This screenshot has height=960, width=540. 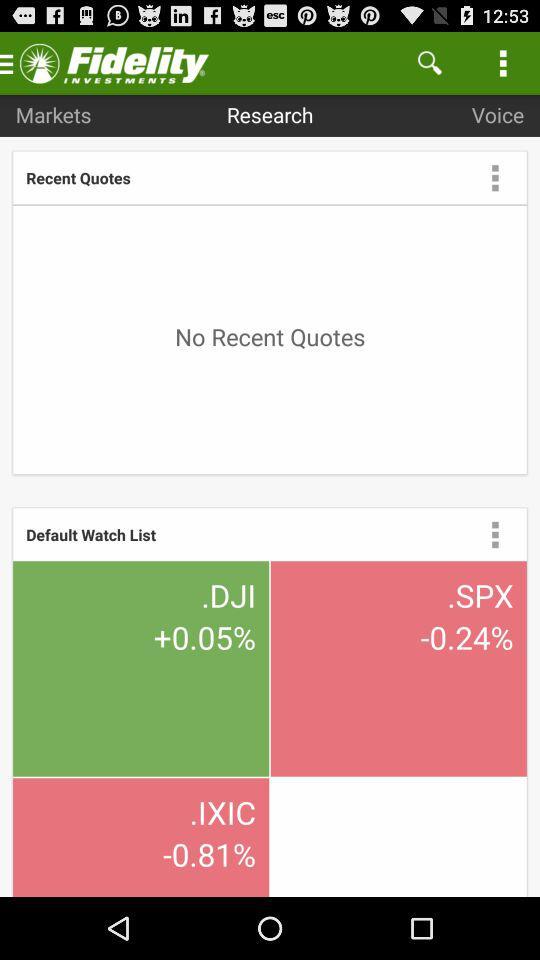 What do you see at coordinates (502, 62) in the screenshot?
I see `the icon above the voice icon` at bounding box center [502, 62].